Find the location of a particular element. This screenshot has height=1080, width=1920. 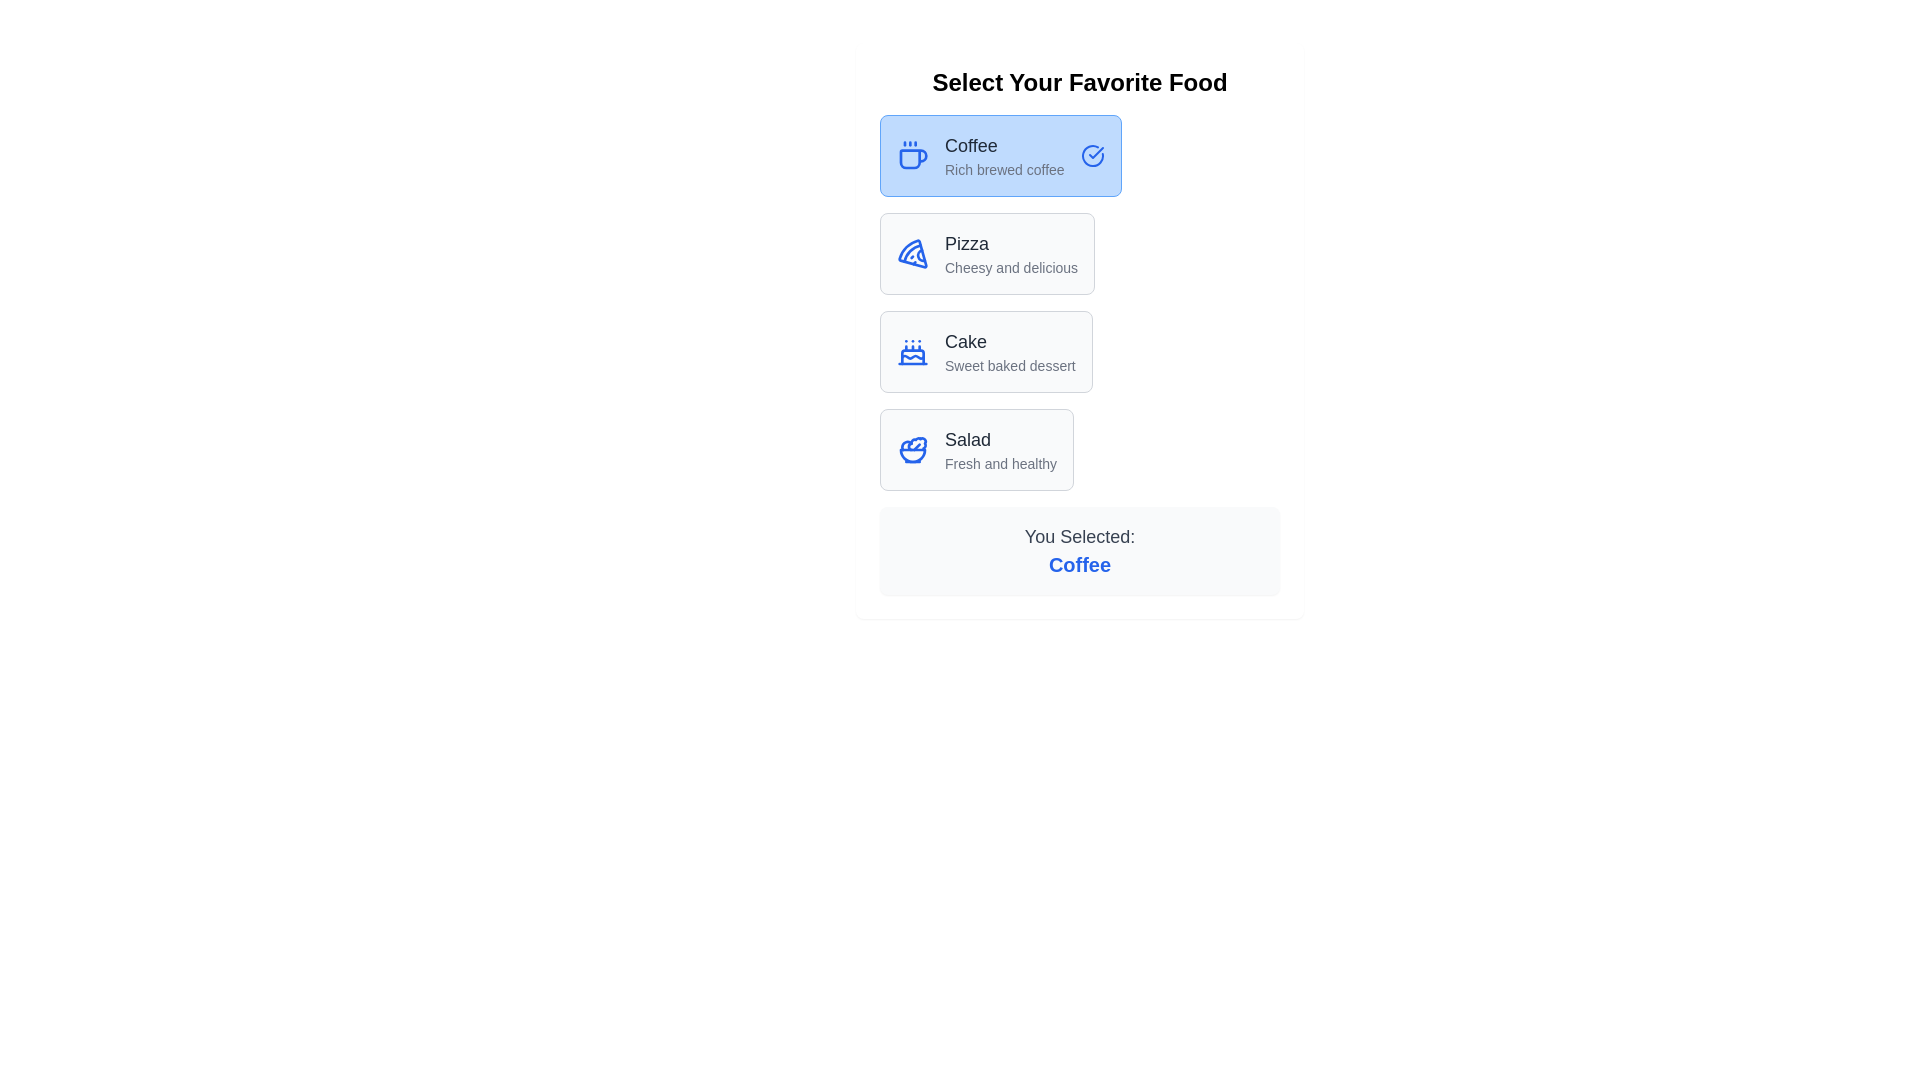

the blue coffee cup icon representing 'Coffee - Rich brewed coffee' is located at coordinates (911, 154).